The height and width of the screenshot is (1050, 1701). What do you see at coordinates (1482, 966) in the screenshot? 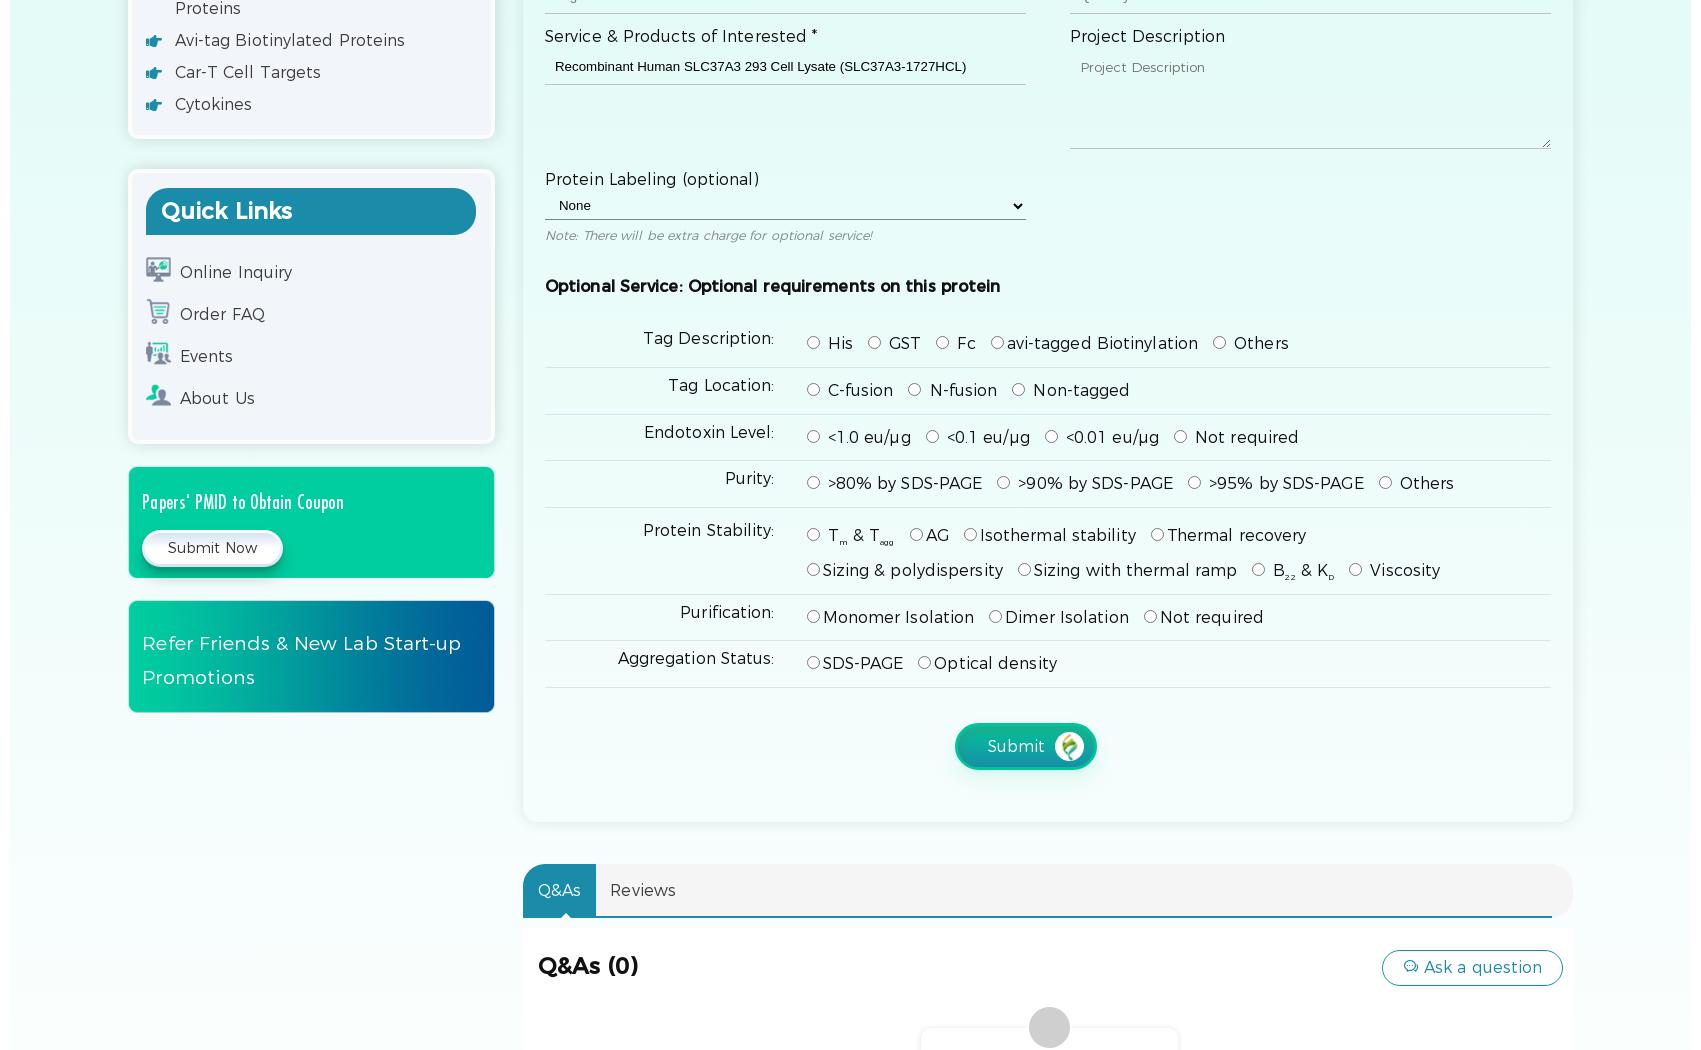
I see `'Ask a question'` at bounding box center [1482, 966].